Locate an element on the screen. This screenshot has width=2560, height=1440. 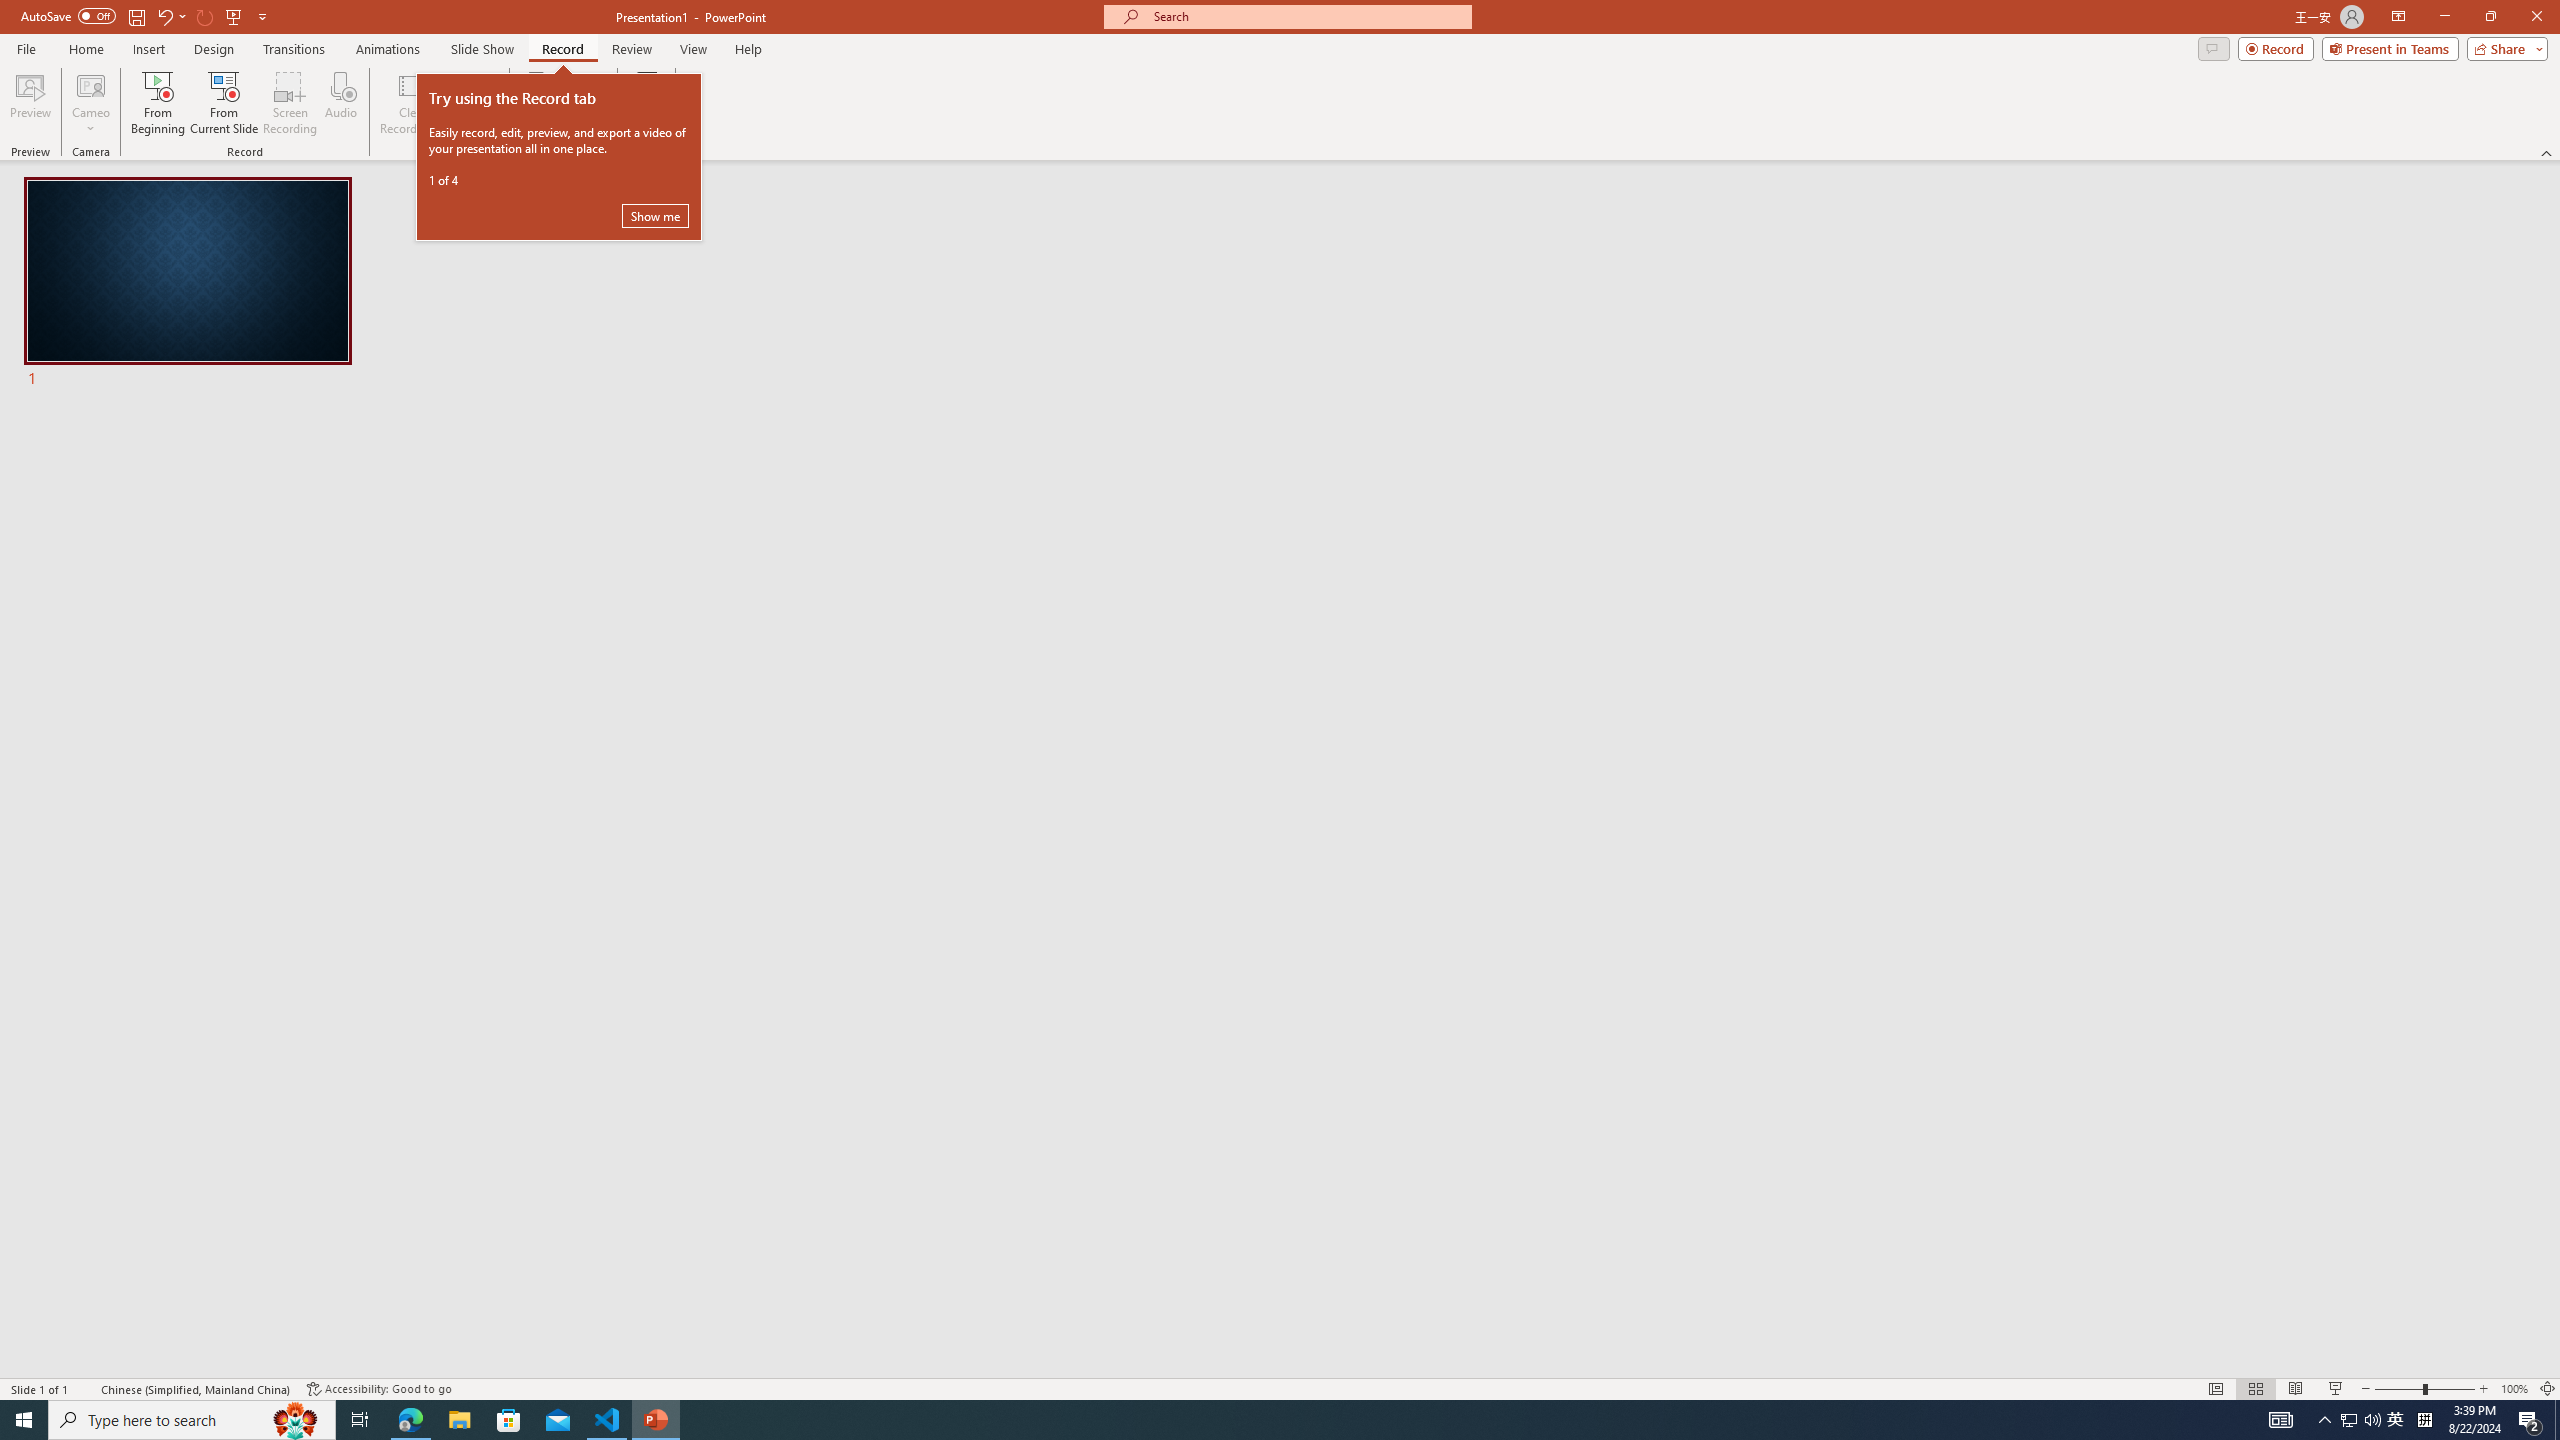
'Zoom 100%' is located at coordinates (2515, 1389).